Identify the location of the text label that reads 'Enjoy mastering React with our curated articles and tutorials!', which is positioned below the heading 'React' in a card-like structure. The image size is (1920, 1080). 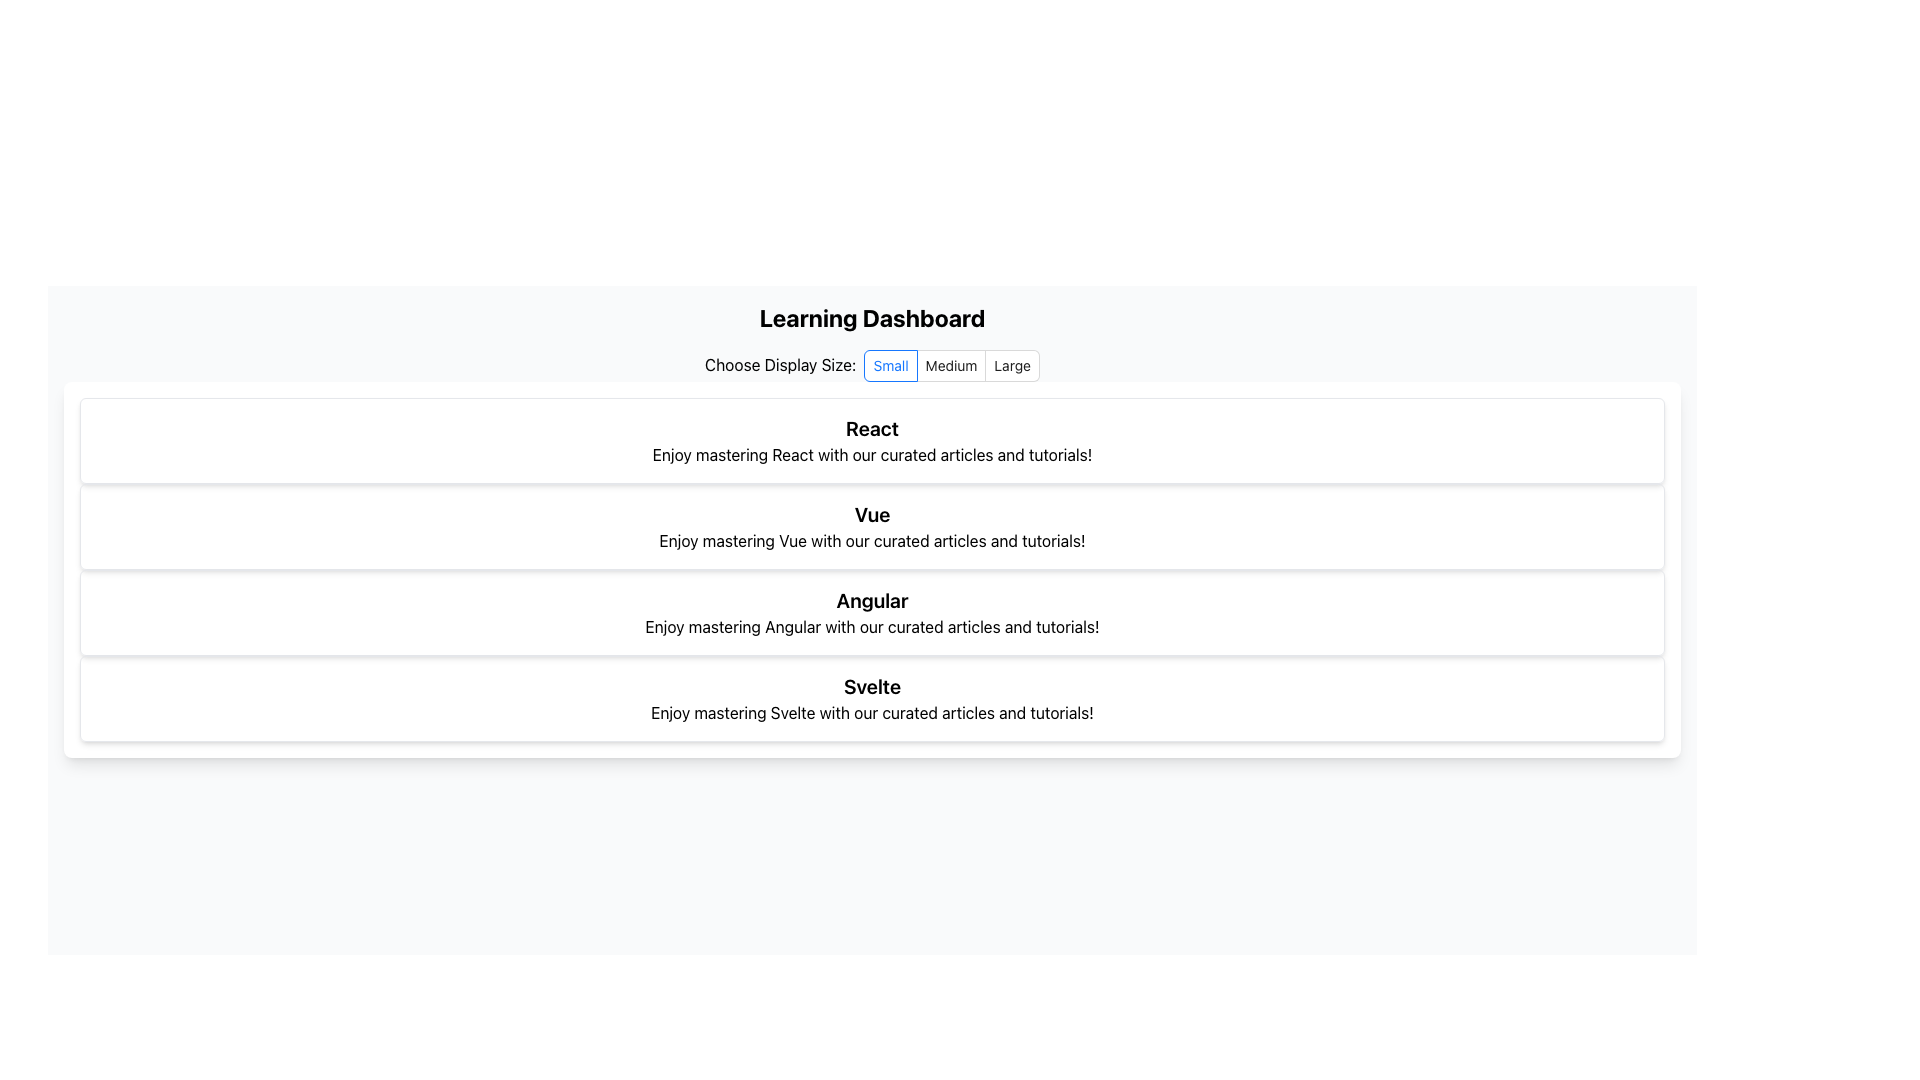
(872, 455).